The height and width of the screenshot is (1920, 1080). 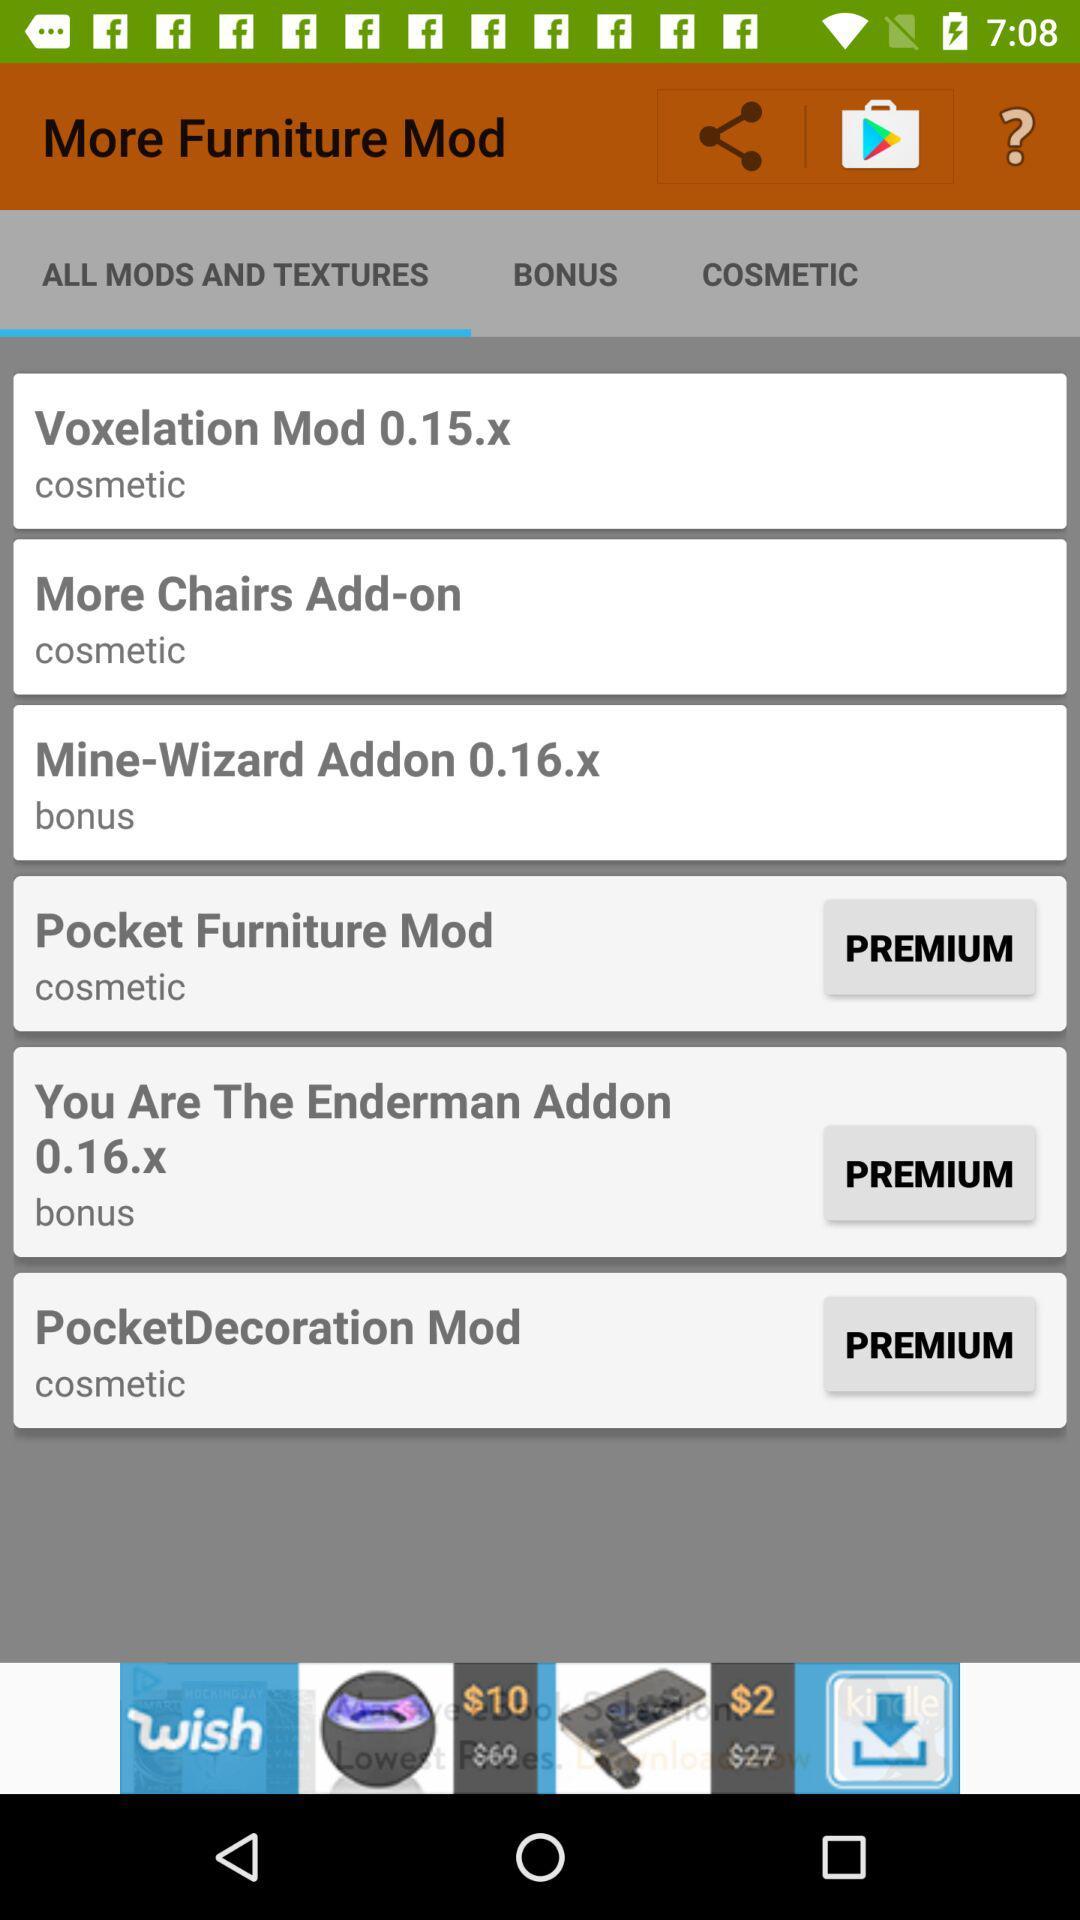 What do you see at coordinates (879, 136) in the screenshot?
I see `the play store option` at bounding box center [879, 136].